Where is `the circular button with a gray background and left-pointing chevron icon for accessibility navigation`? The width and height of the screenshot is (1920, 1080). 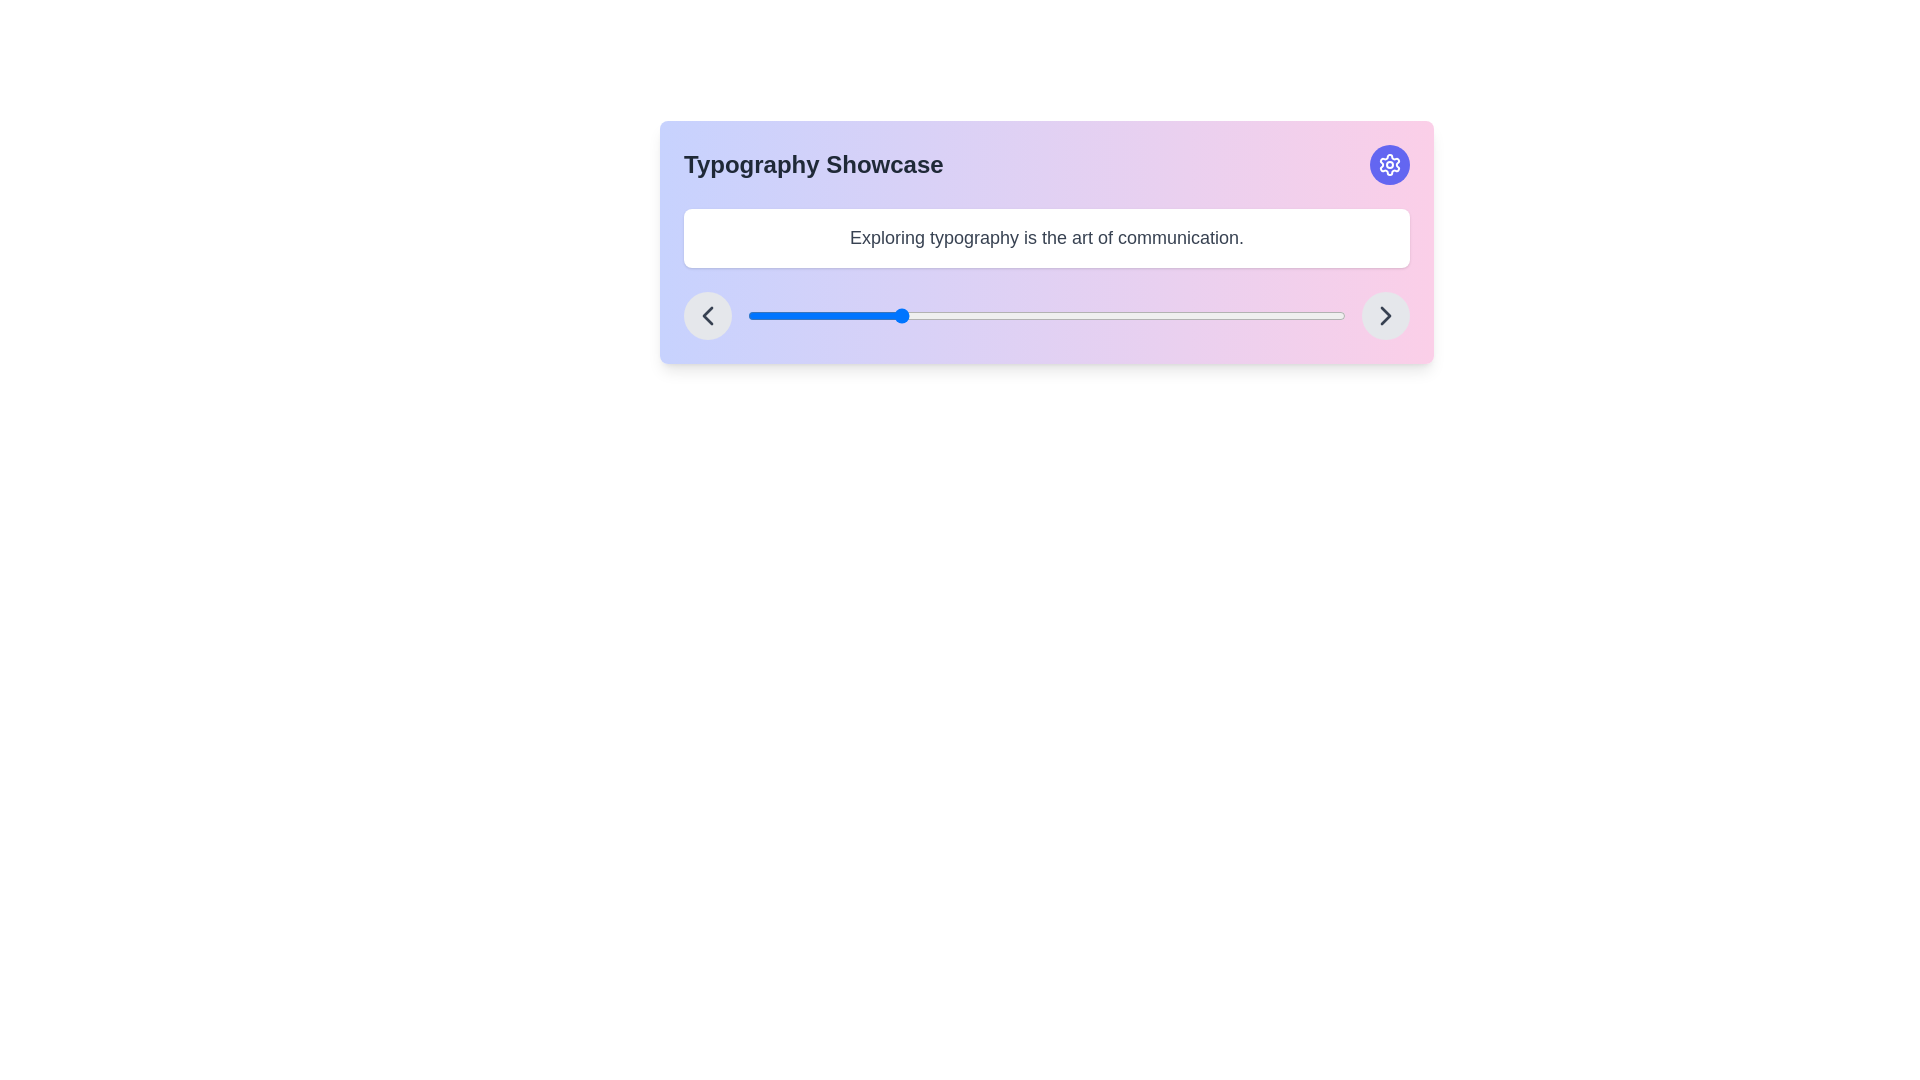
the circular button with a gray background and left-pointing chevron icon for accessibility navigation is located at coordinates (708, 315).